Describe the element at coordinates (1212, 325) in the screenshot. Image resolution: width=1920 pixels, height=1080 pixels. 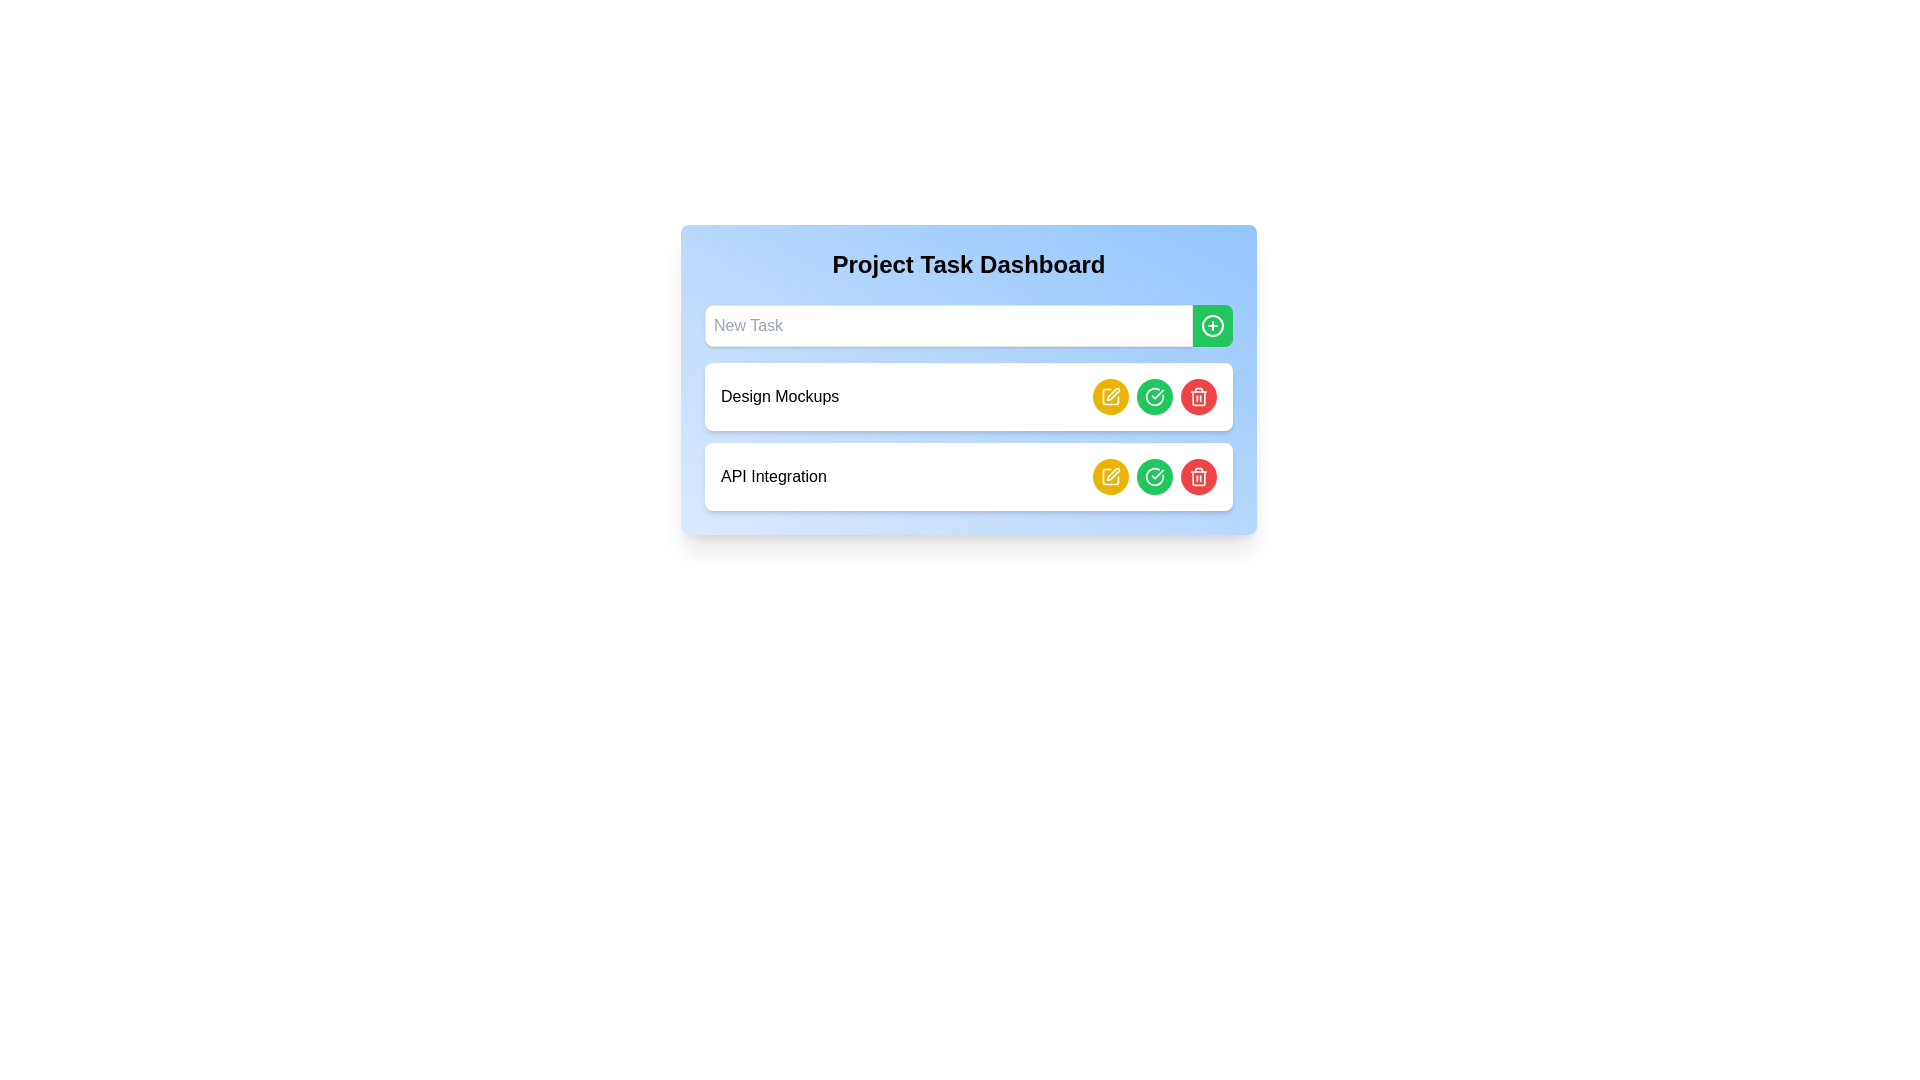
I see `the circular add button with a green background and white border, located at the top right corner of the 'New Task' input field` at that location.